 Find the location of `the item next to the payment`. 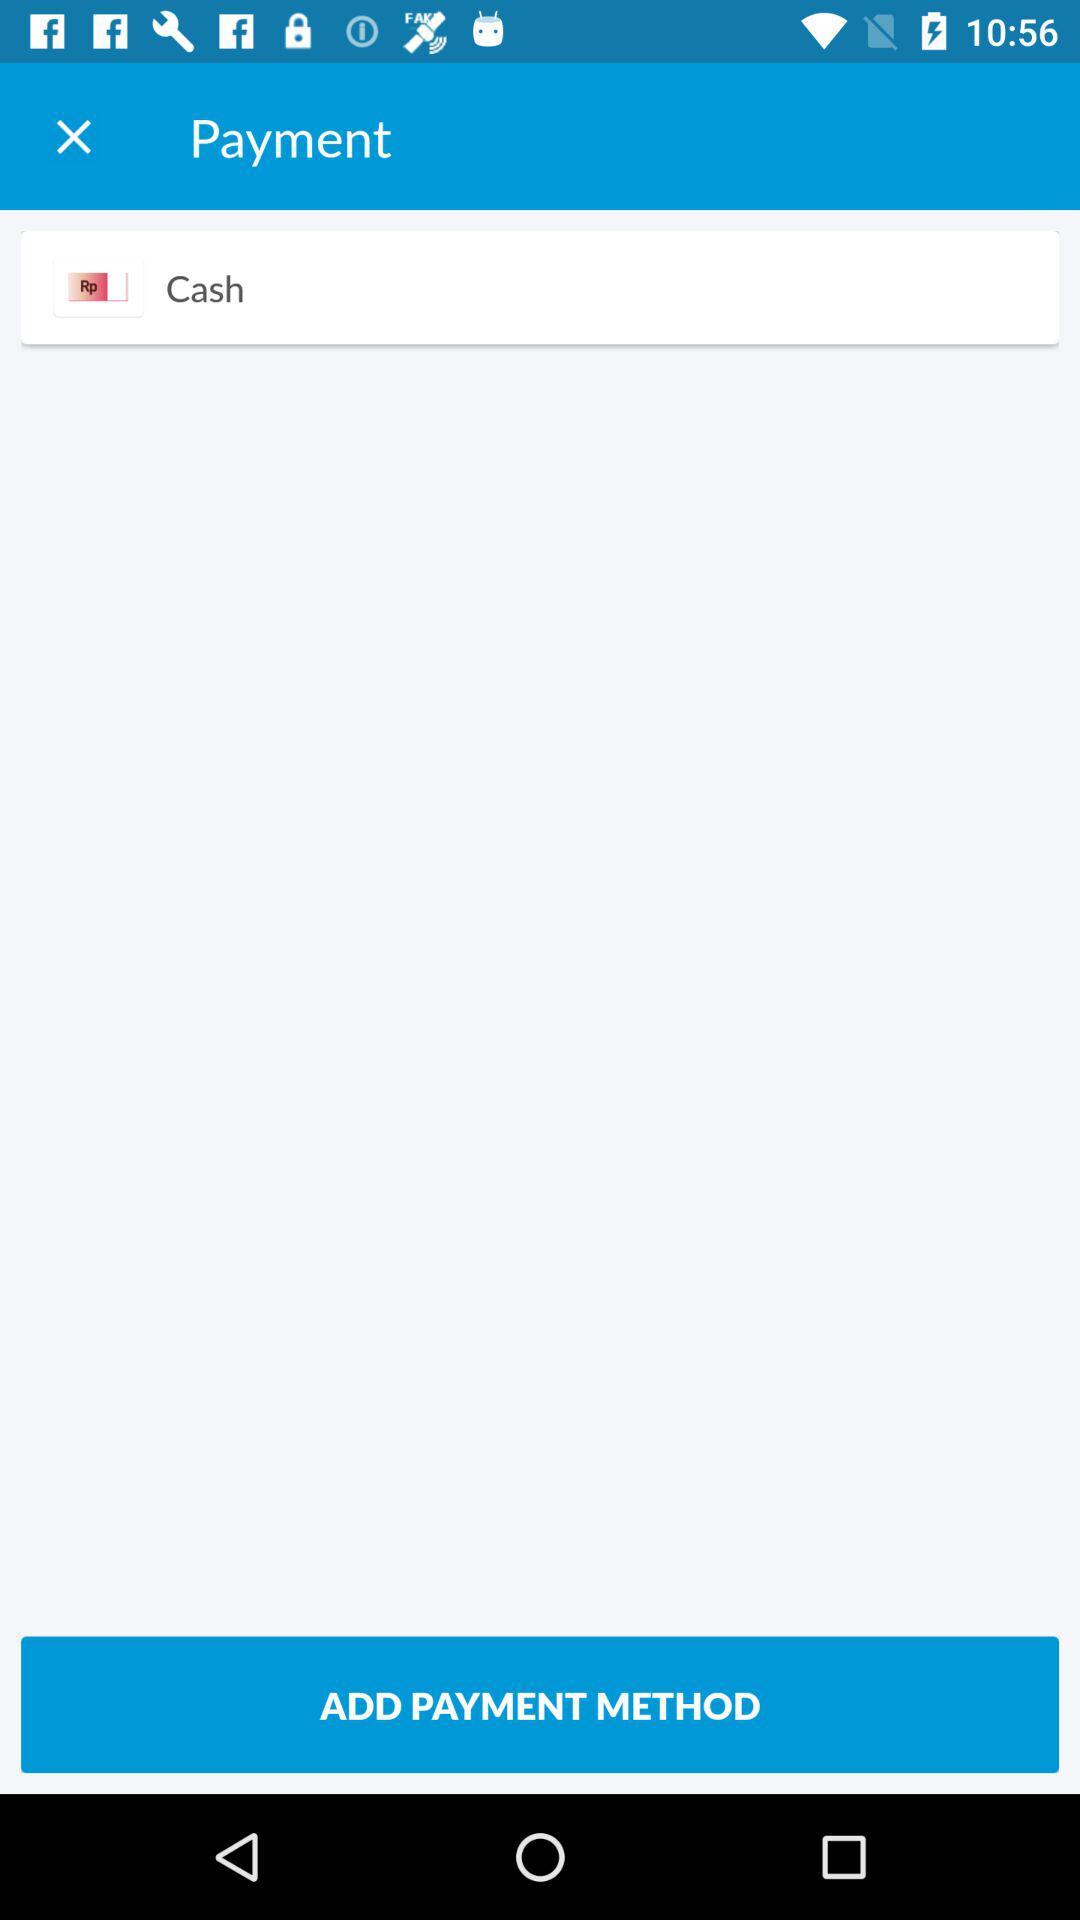

the item next to the payment is located at coordinates (72, 135).